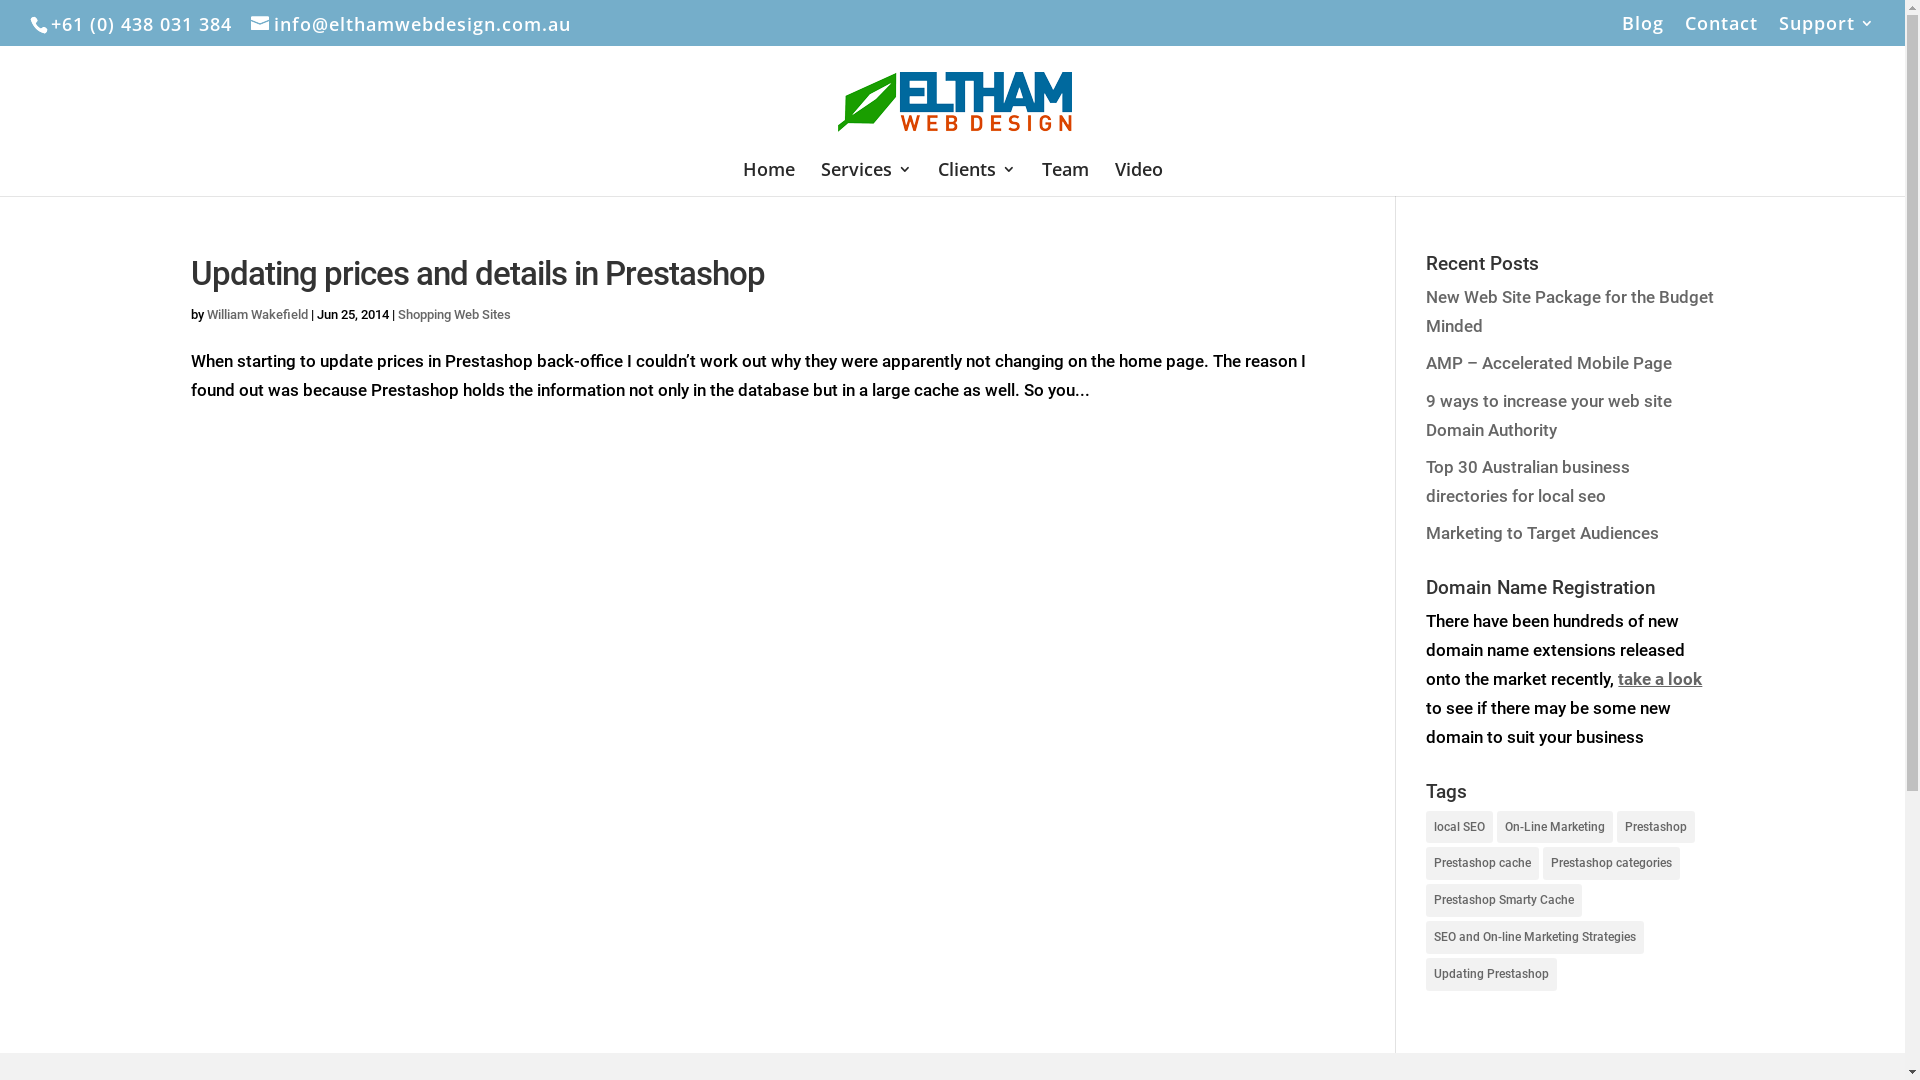  Describe the element at coordinates (1503, 900) in the screenshot. I see `'Prestashop Smarty Cache'` at that location.